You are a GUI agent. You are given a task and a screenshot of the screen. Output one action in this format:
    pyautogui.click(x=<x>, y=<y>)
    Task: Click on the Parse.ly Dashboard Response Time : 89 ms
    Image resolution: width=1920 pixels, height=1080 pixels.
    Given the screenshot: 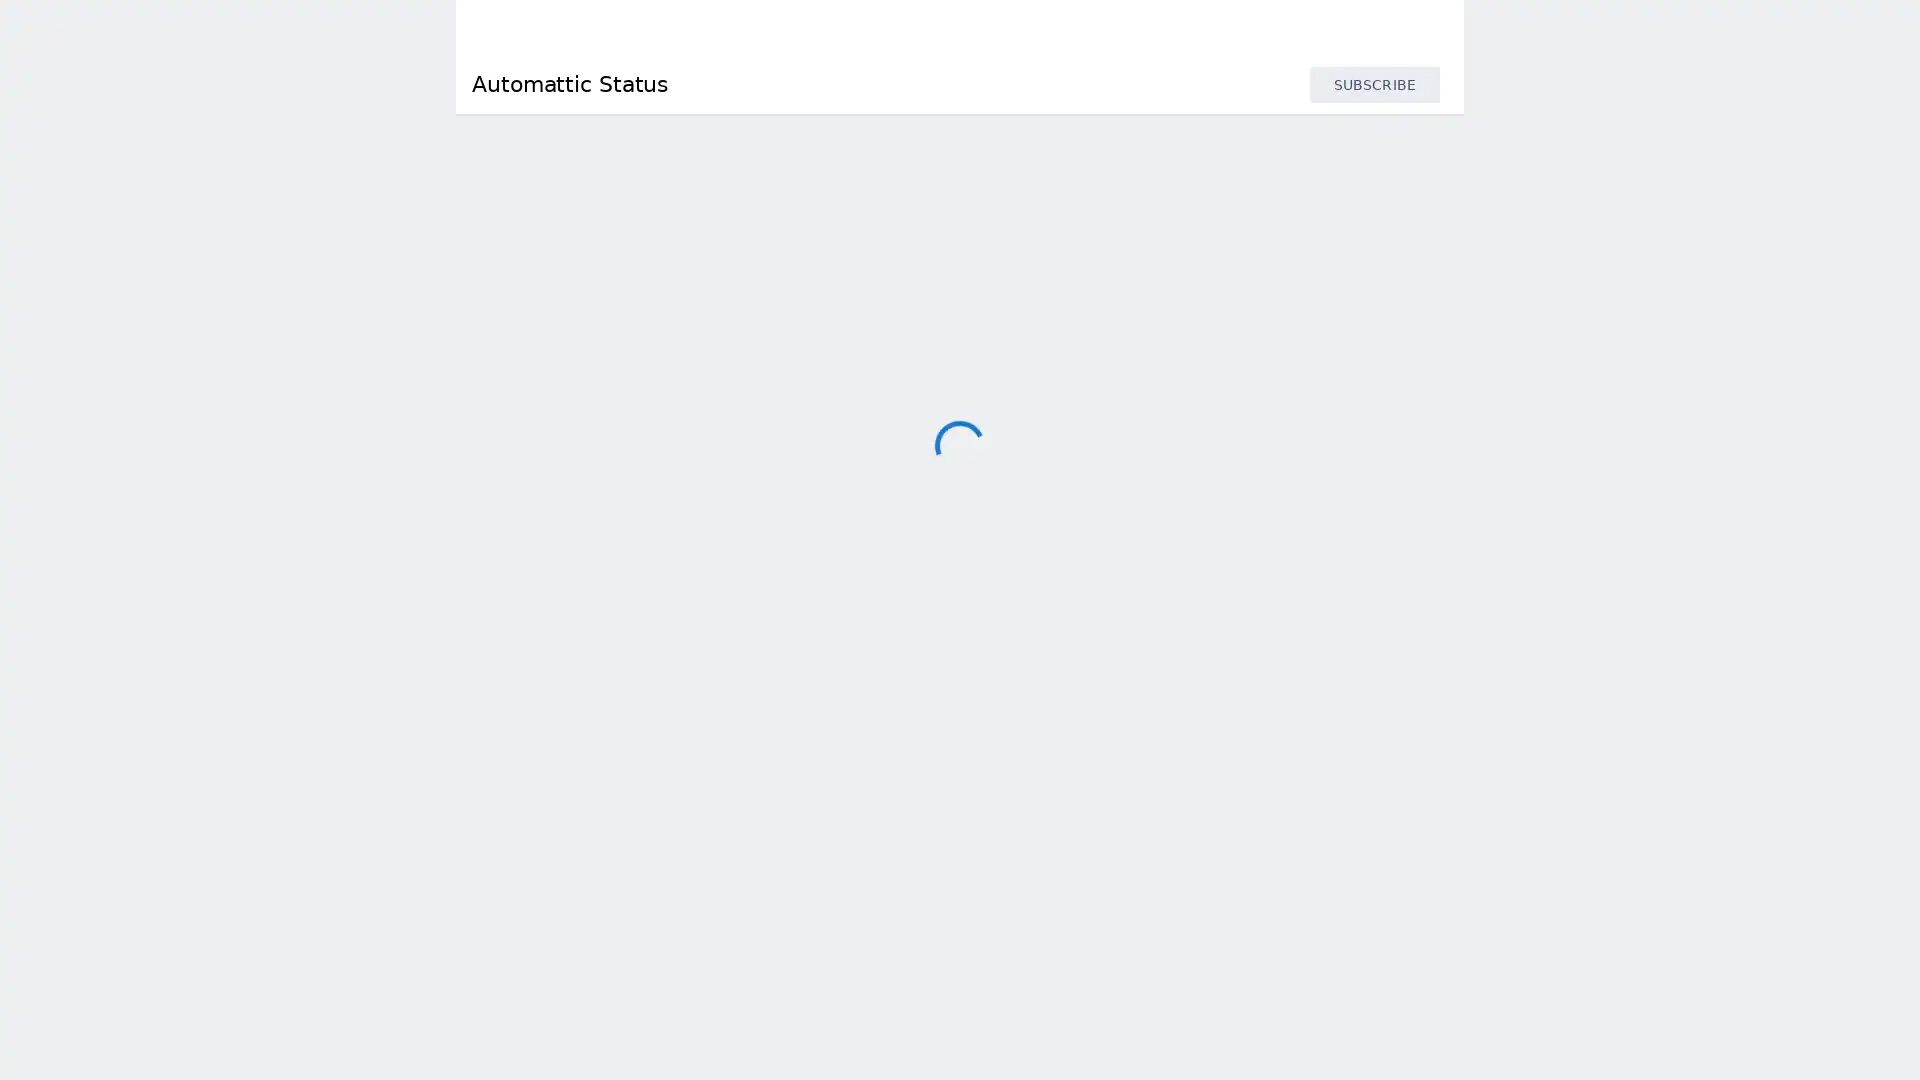 What is the action you would take?
    pyautogui.click(x=838, y=893)
    